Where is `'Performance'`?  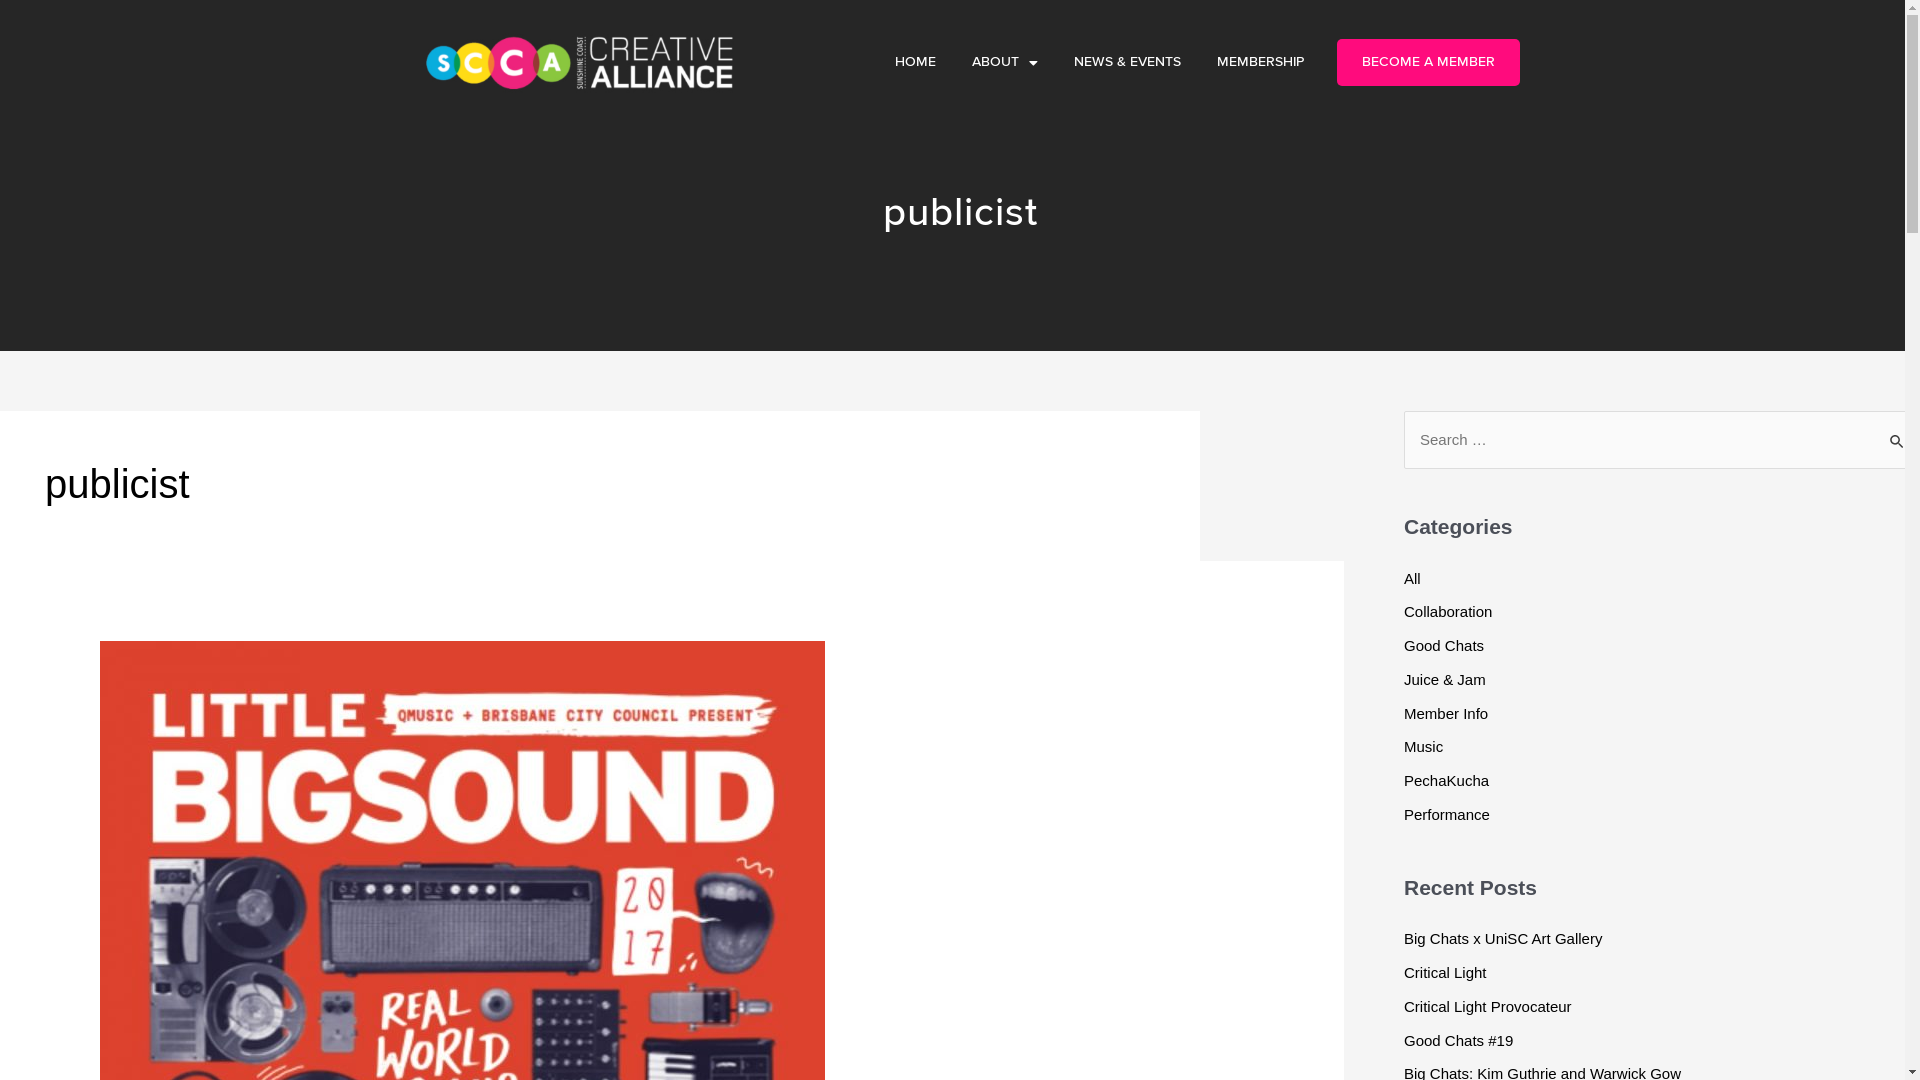 'Performance' is located at coordinates (1446, 814).